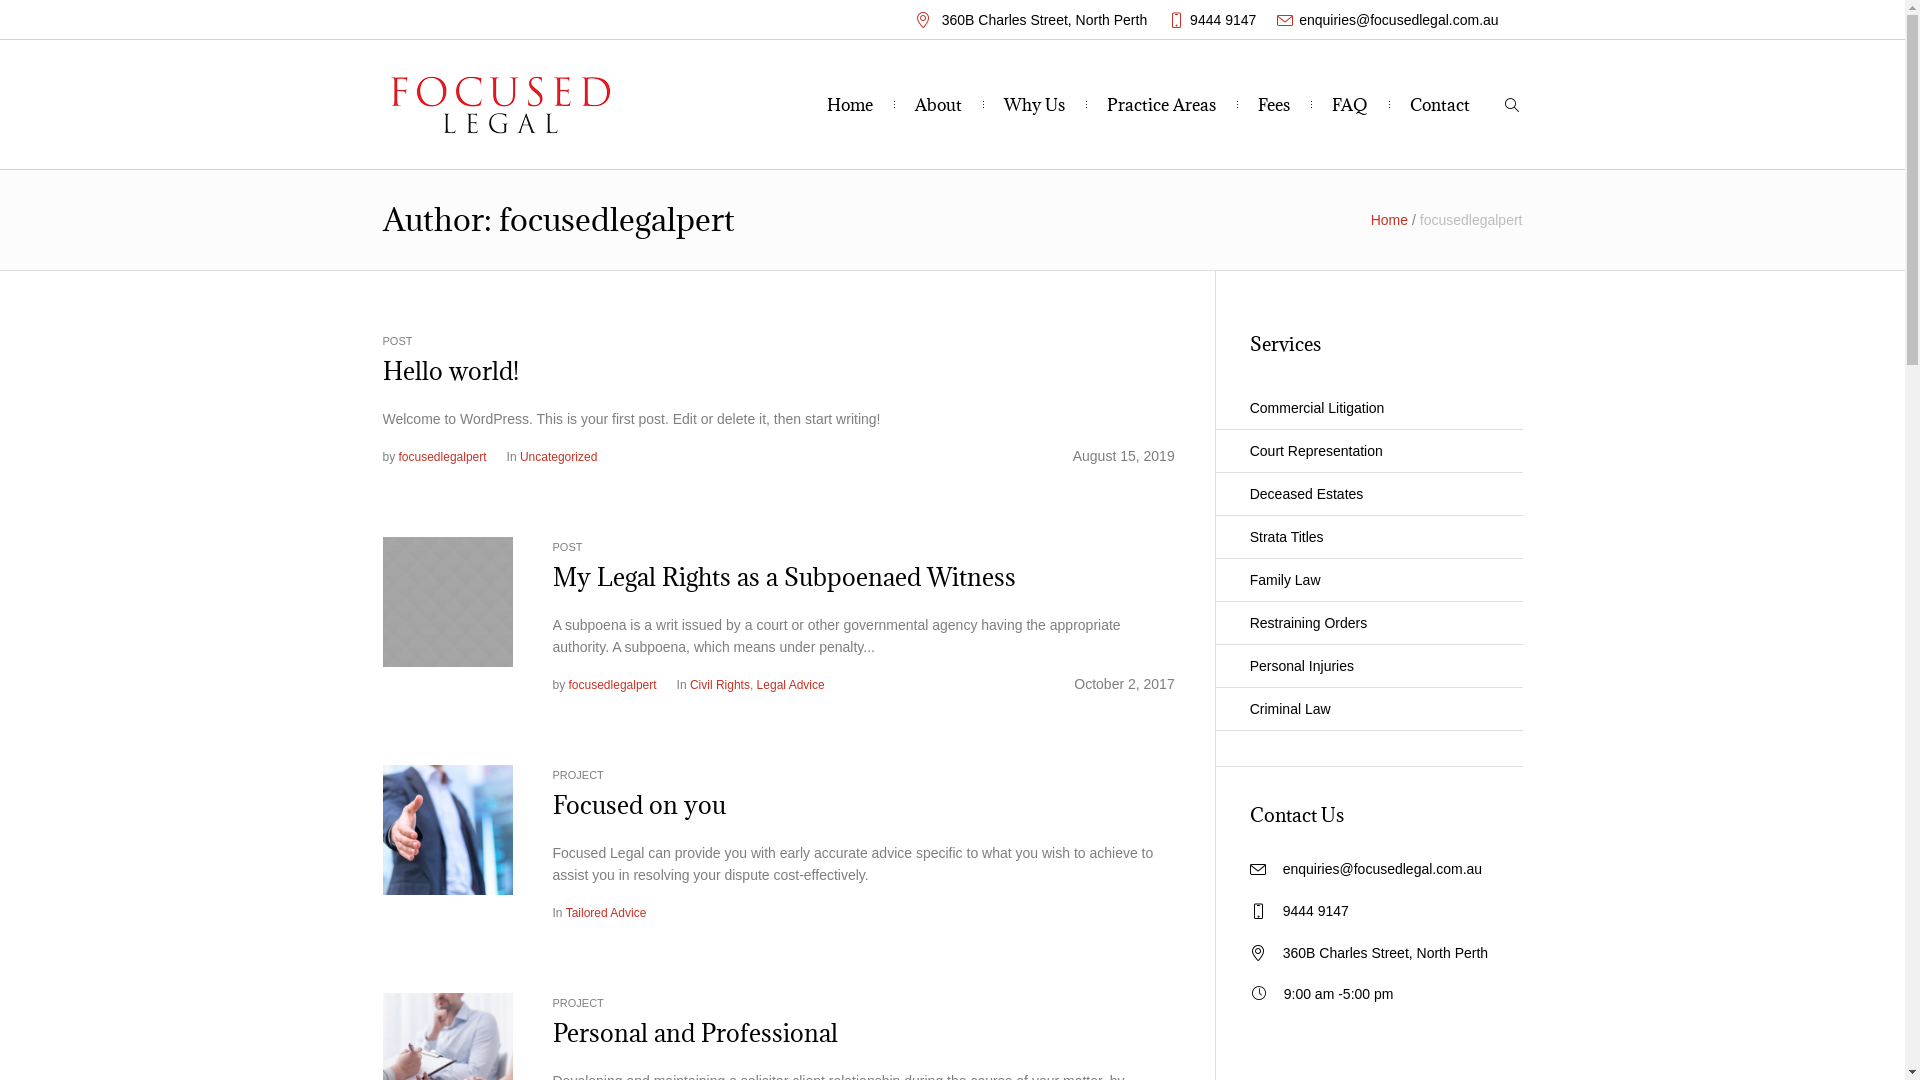 The height and width of the screenshot is (1080, 1920). What do you see at coordinates (1440, 104) in the screenshot?
I see `'Contact'` at bounding box center [1440, 104].